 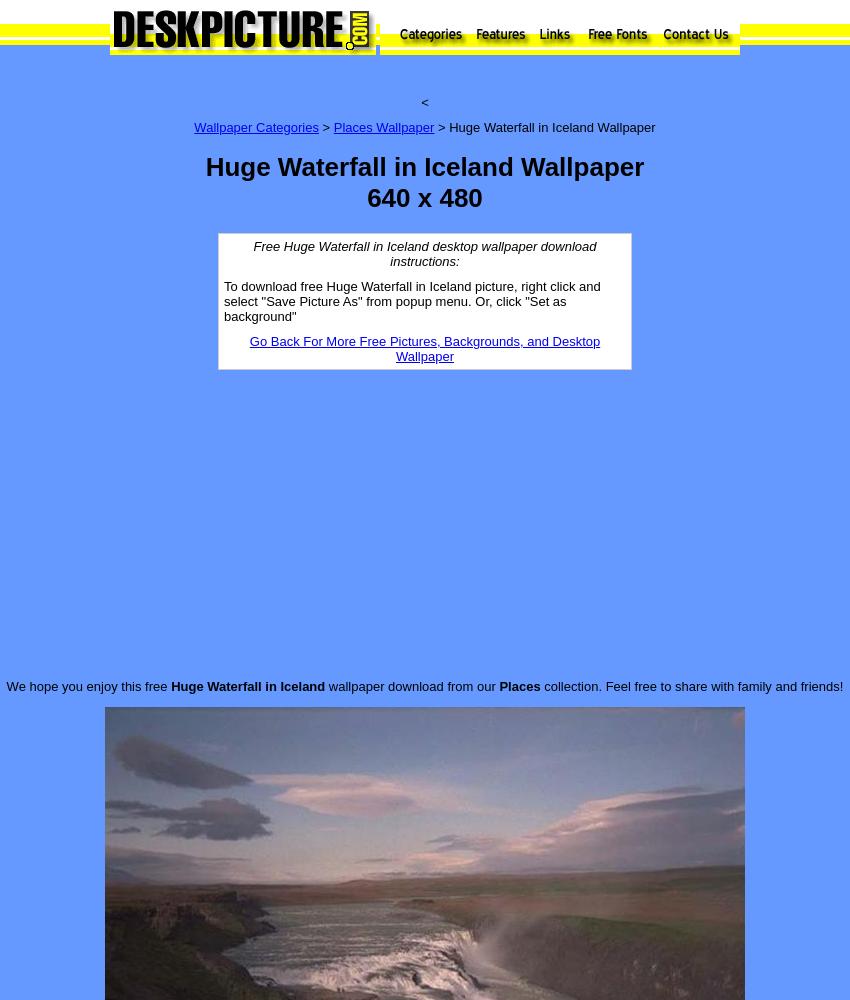 What do you see at coordinates (424, 101) in the screenshot?
I see `'<'` at bounding box center [424, 101].